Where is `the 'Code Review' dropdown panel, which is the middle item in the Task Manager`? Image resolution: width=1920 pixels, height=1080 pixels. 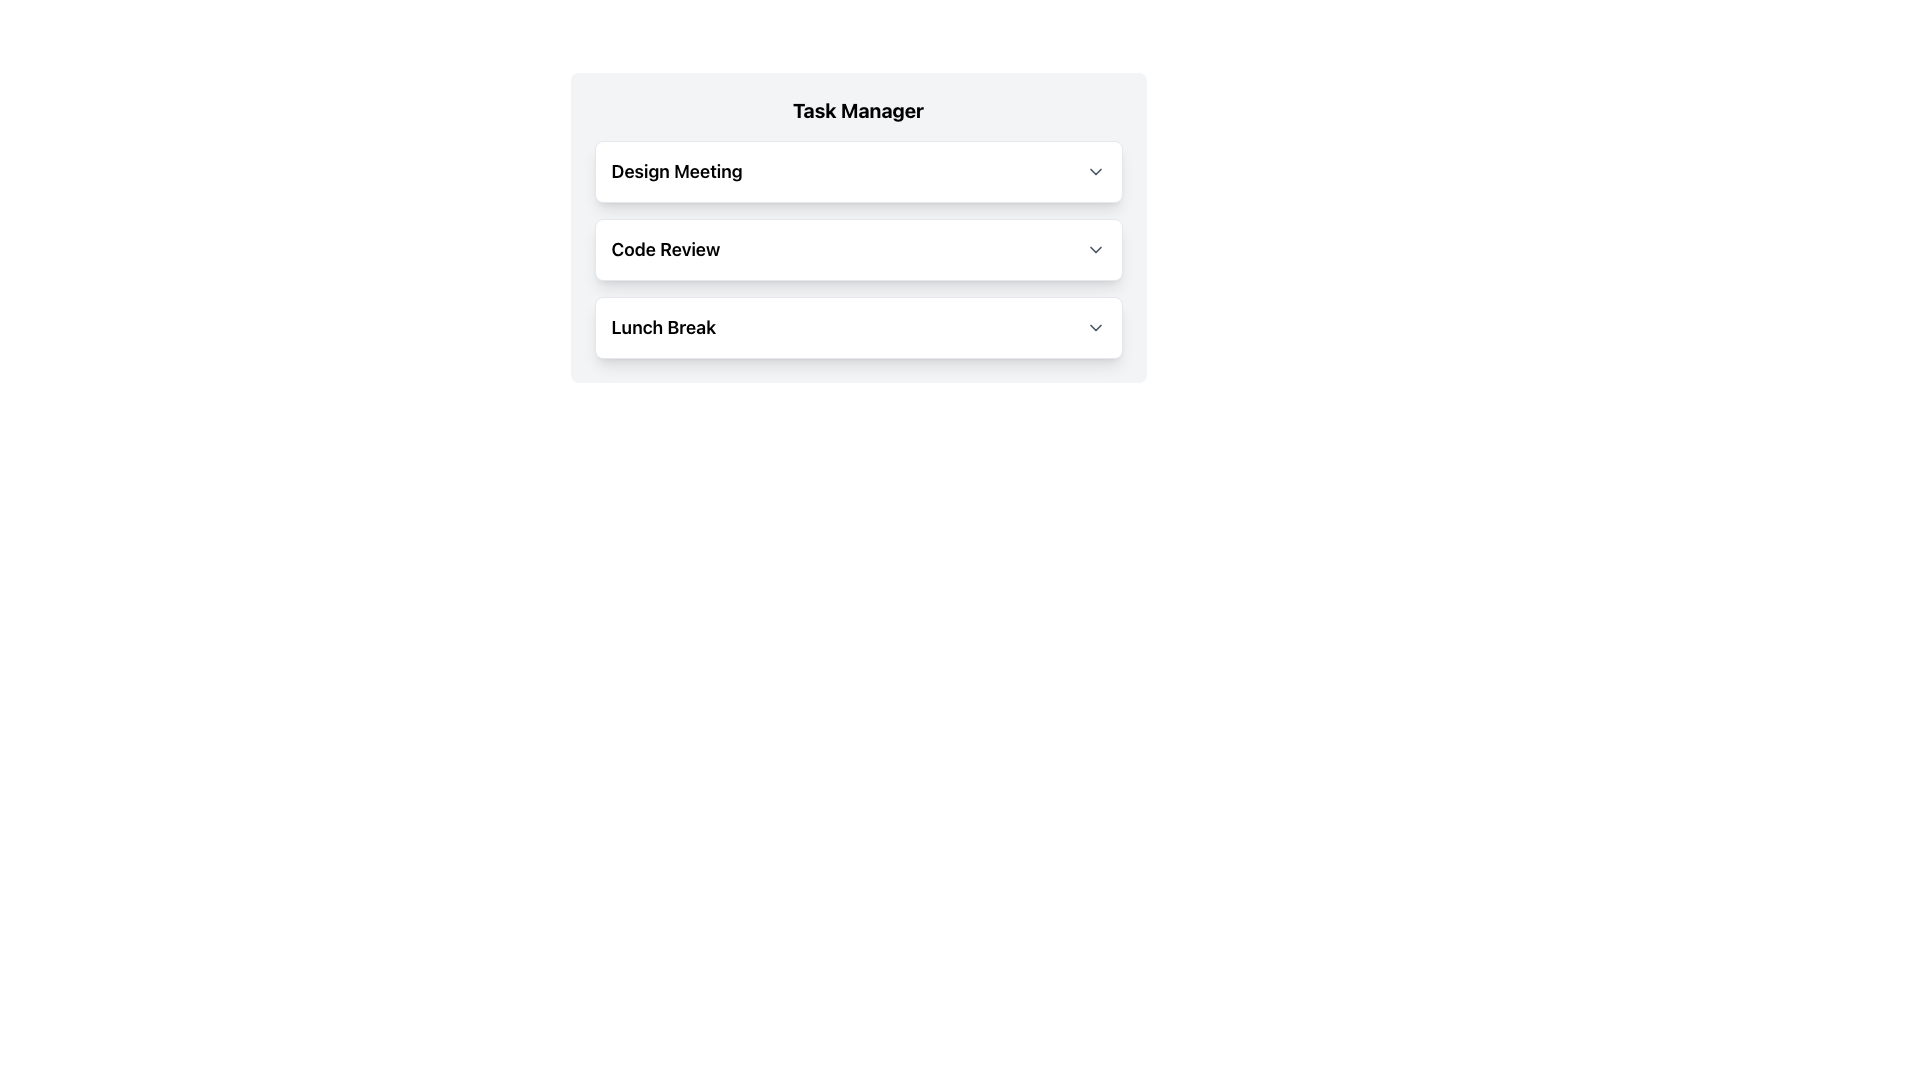 the 'Code Review' dropdown panel, which is the middle item in the Task Manager is located at coordinates (858, 226).